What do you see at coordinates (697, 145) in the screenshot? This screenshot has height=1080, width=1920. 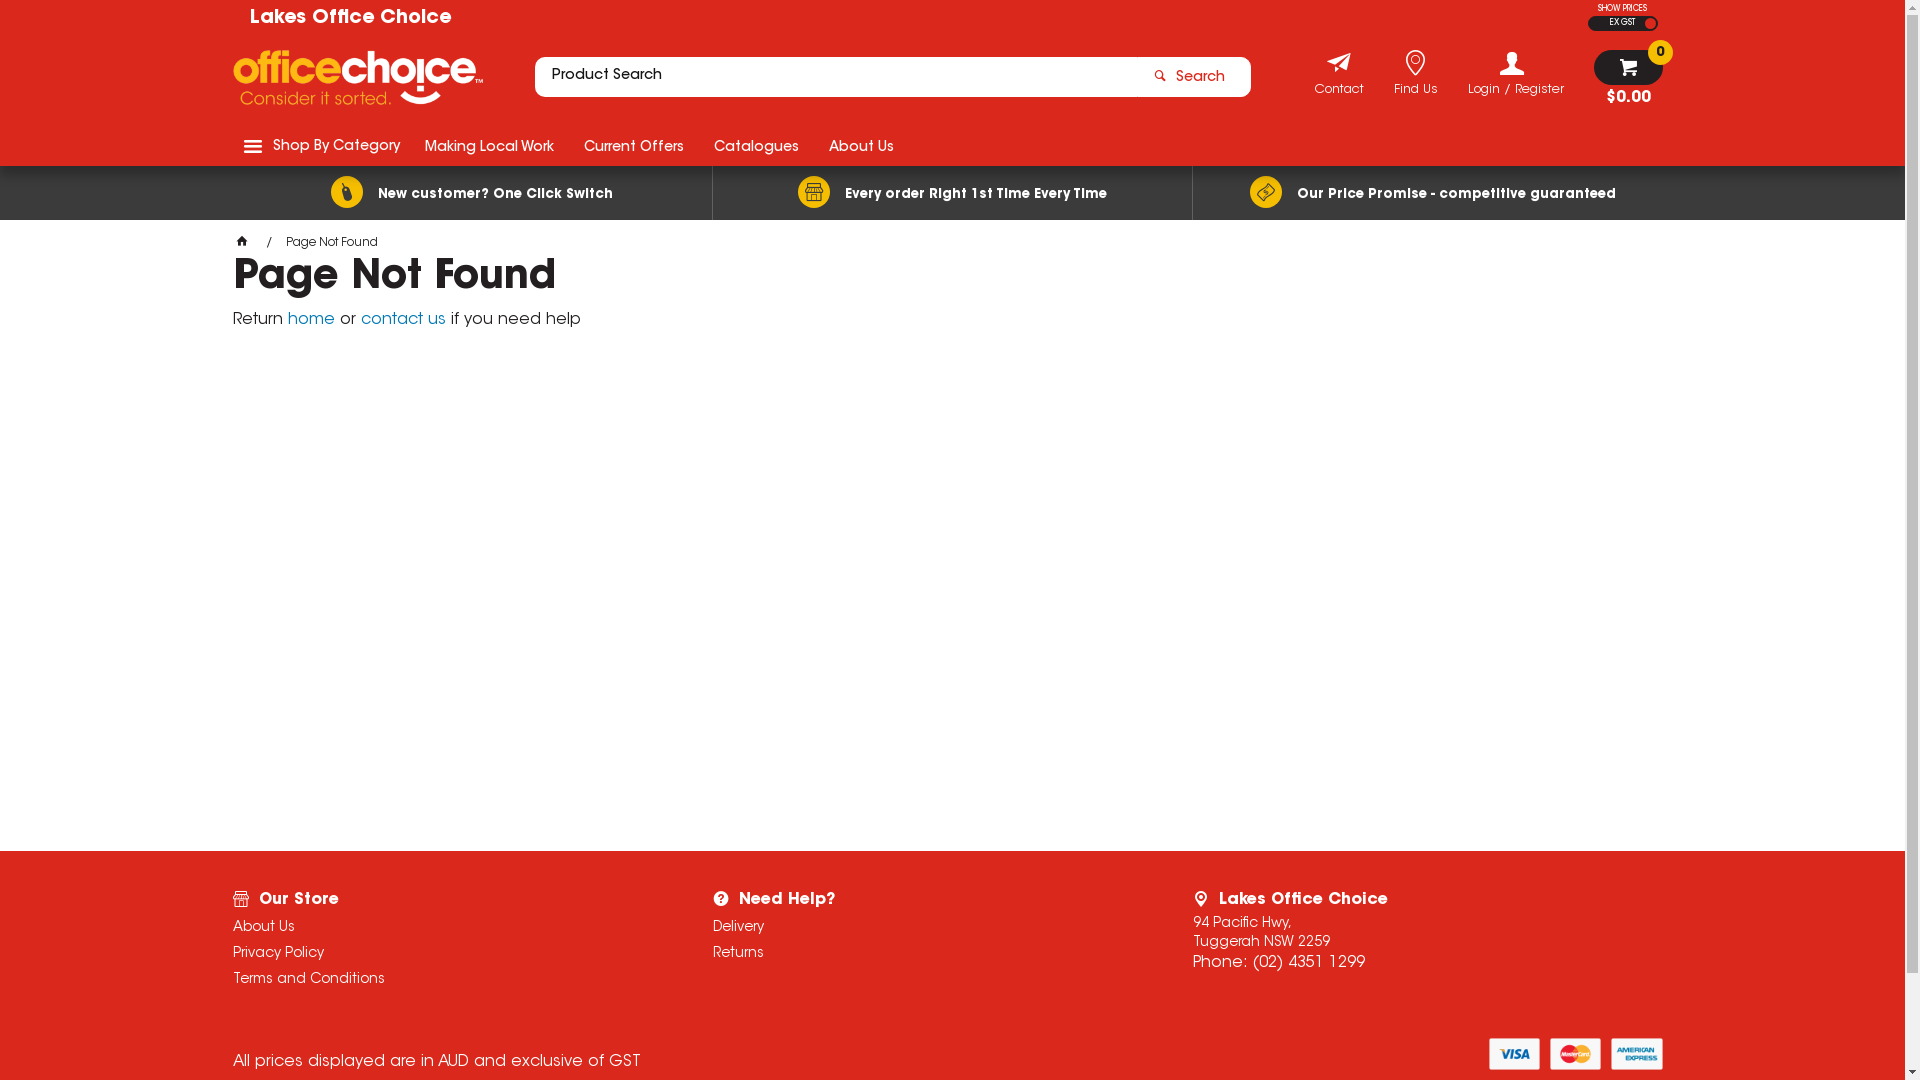 I see `'Catalogues'` at bounding box center [697, 145].